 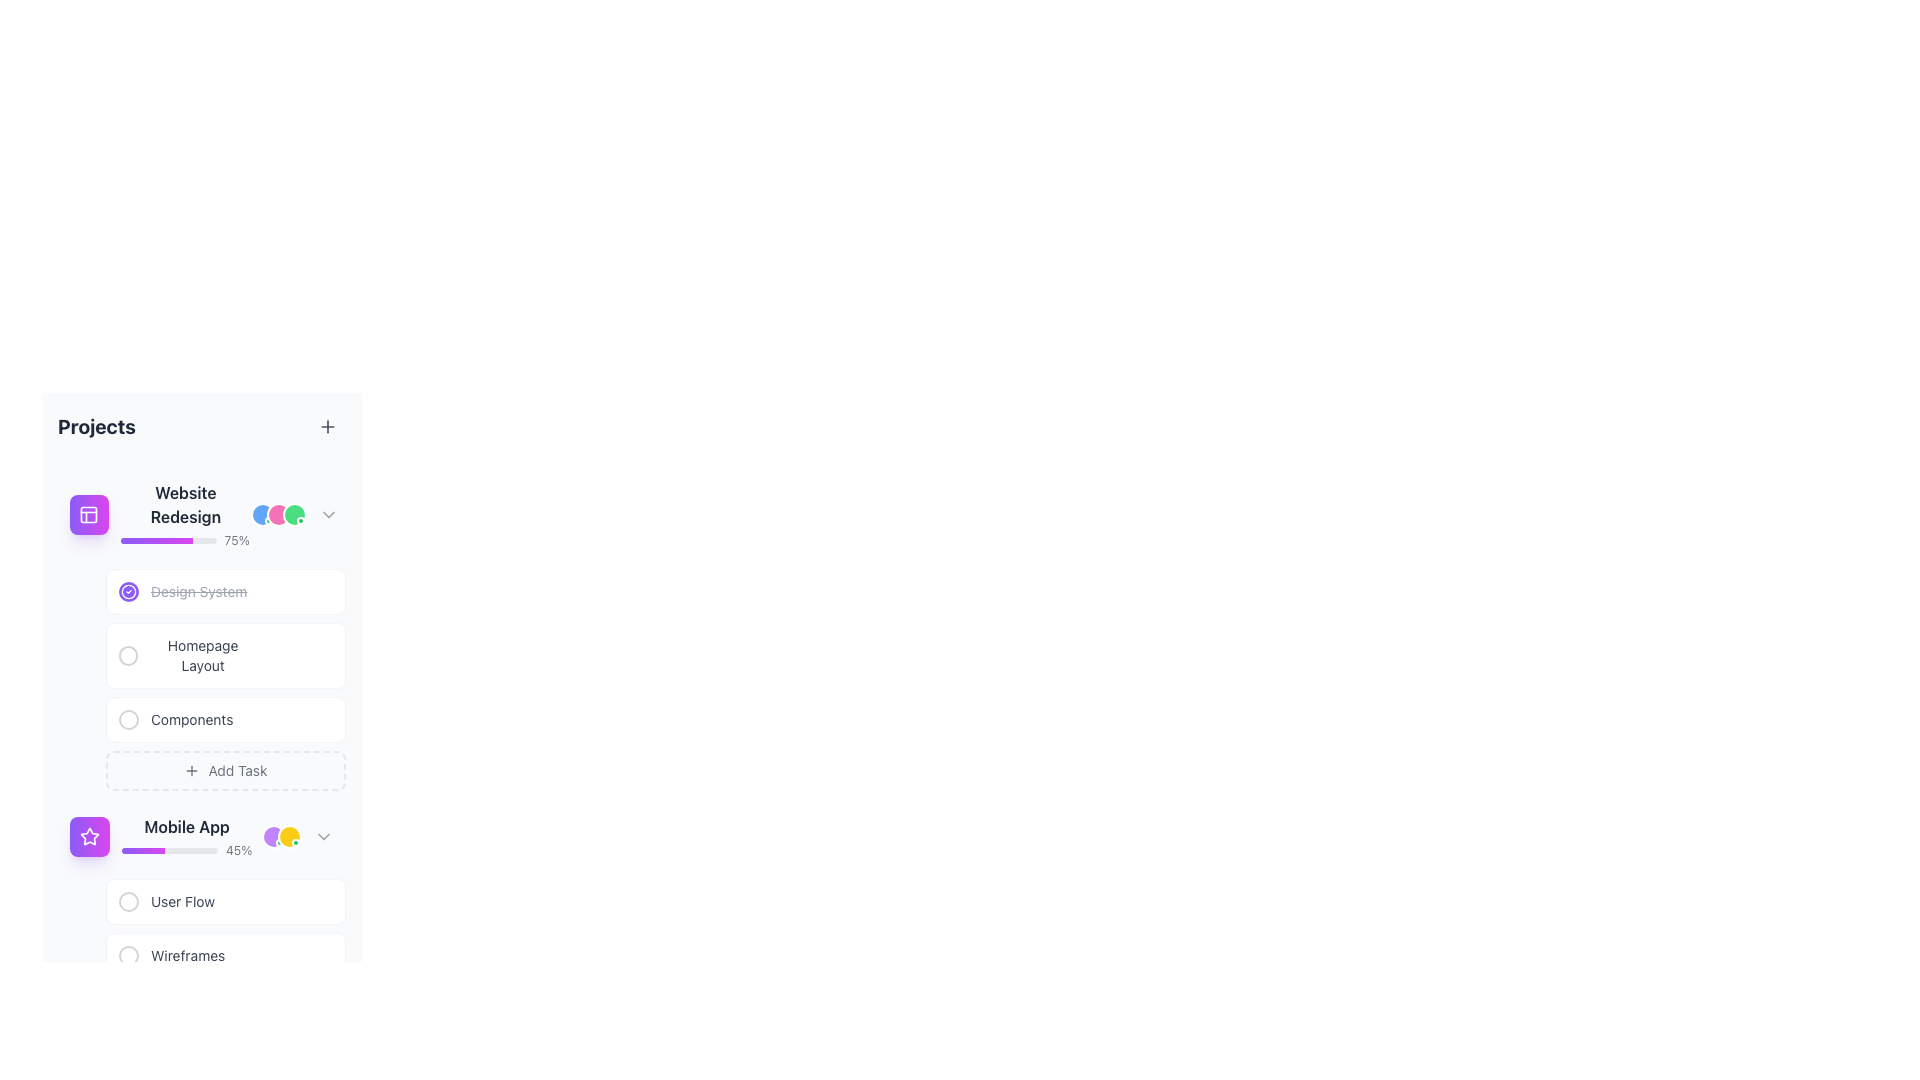 I want to click on the leftmost circular button in the 'Mobile App' subsection under the 'Projects' category, so click(x=128, y=902).